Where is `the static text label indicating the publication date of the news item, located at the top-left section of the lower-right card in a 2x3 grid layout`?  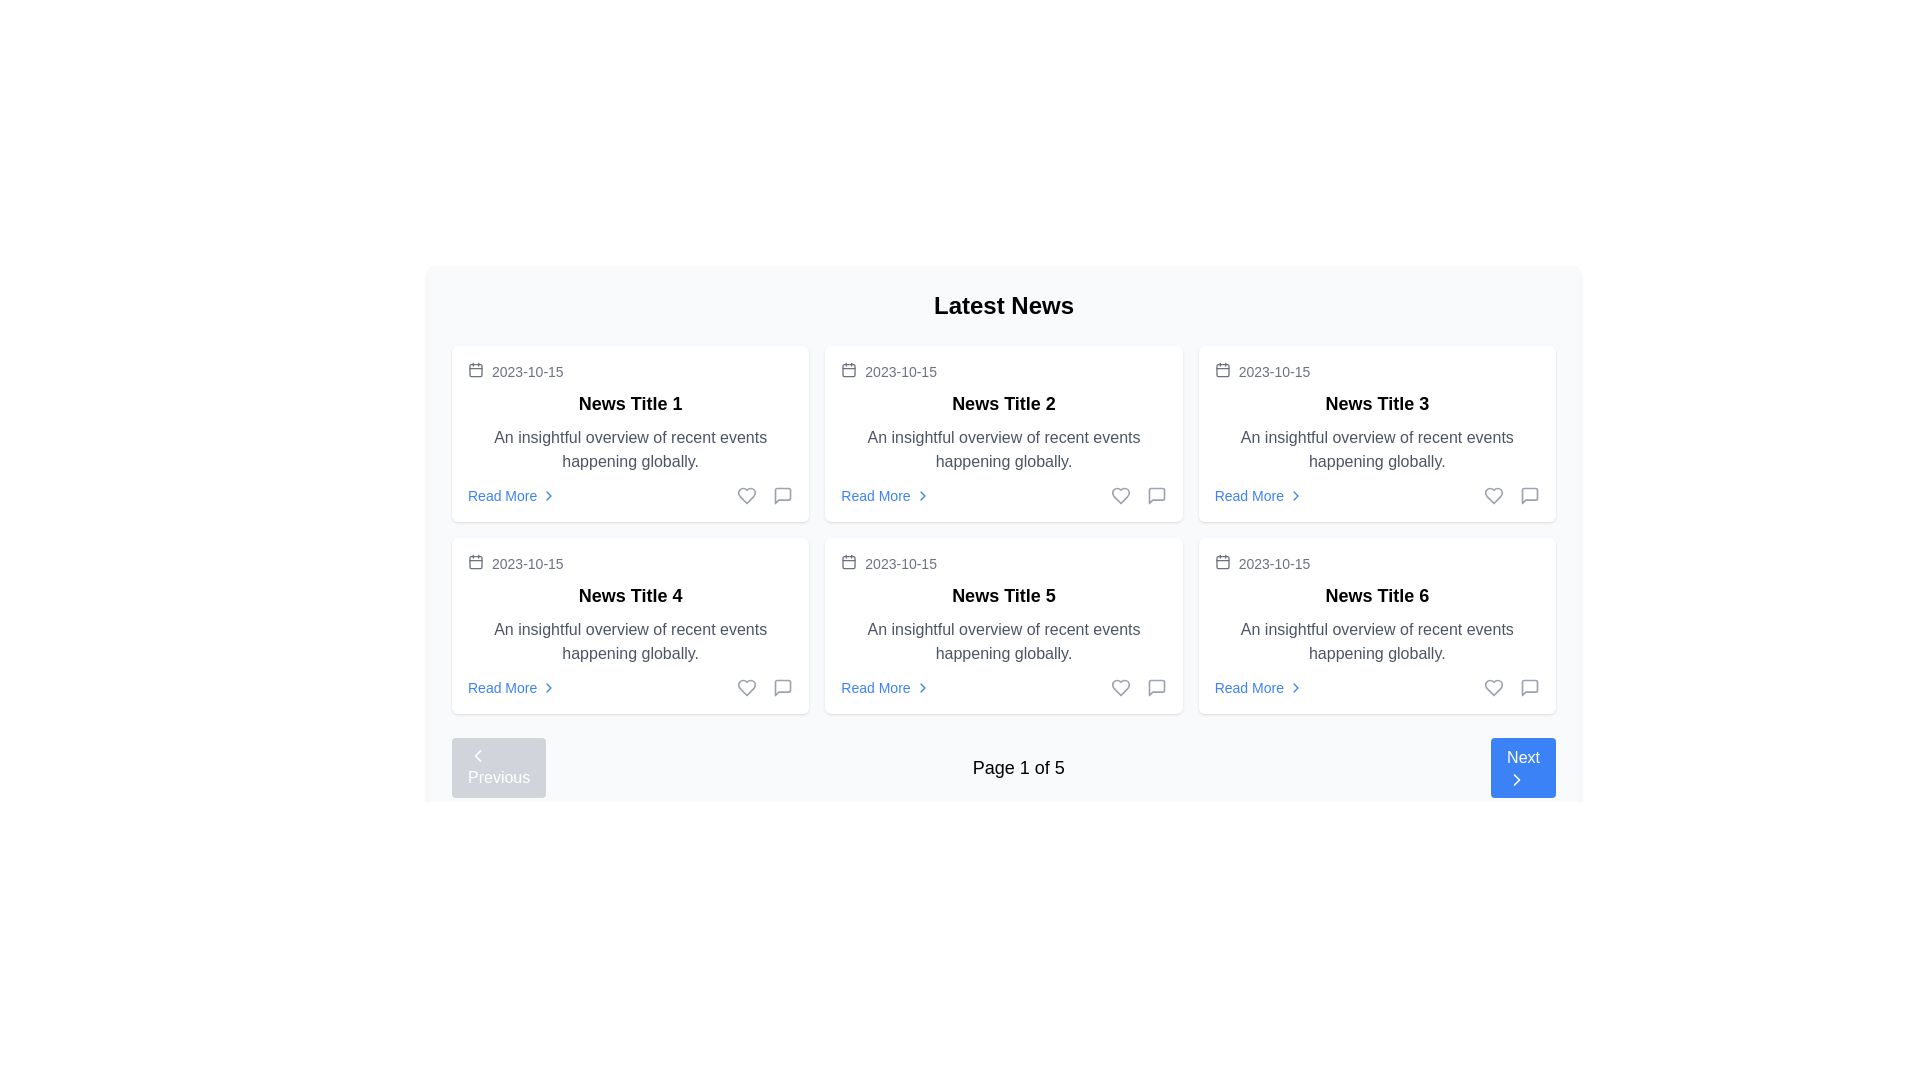
the static text label indicating the publication date of the news item, located at the top-left section of the lower-right card in a 2x3 grid layout is located at coordinates (1273, 563).